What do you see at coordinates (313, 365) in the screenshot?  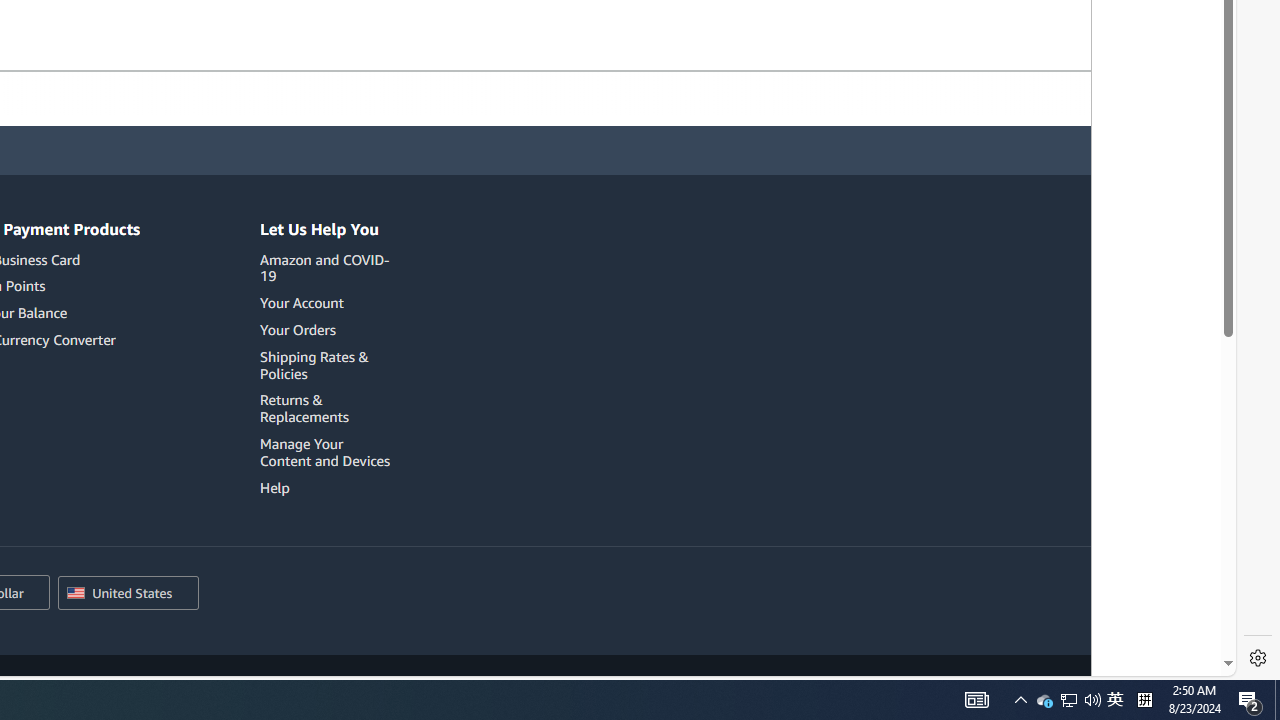 I see `'Shipping Rates & Policies'` at bounding box center [313, 365].